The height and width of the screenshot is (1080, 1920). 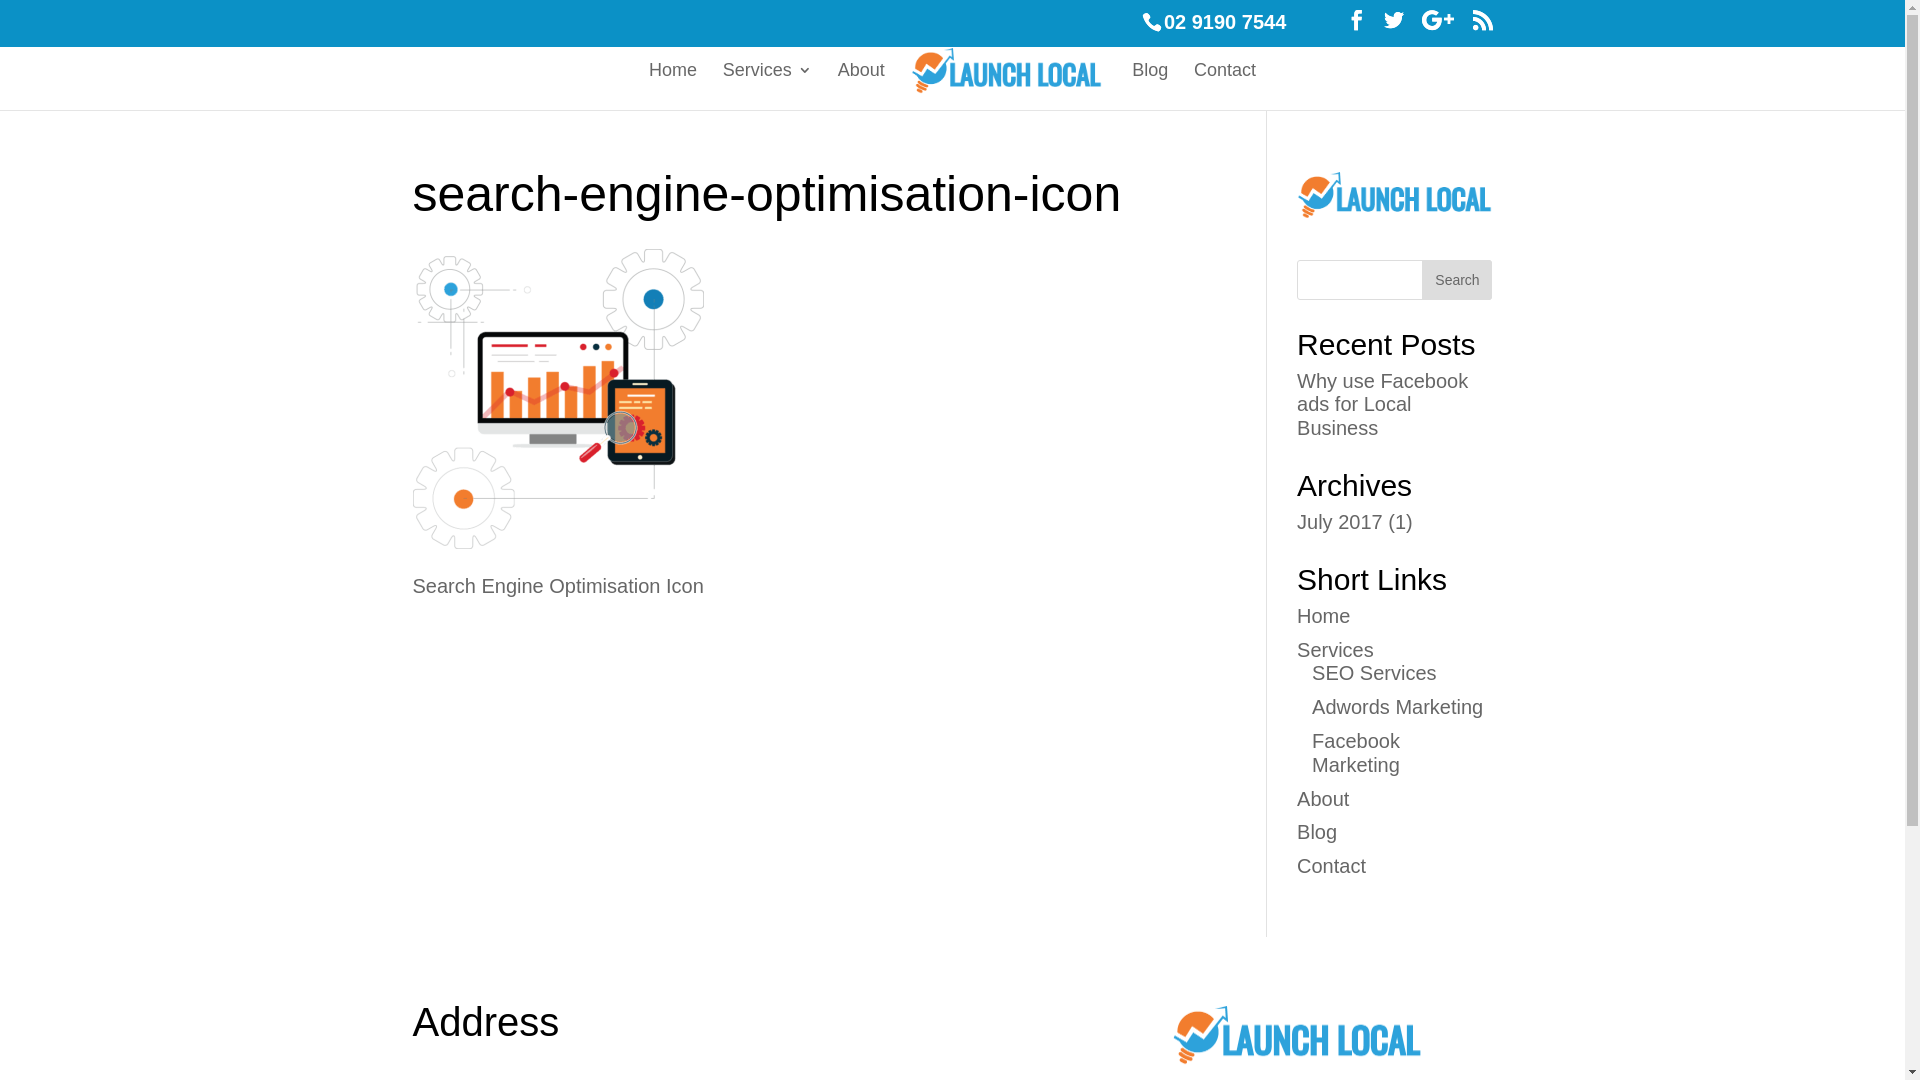 I want to click on 'Search', so click(x=1457, y=280).